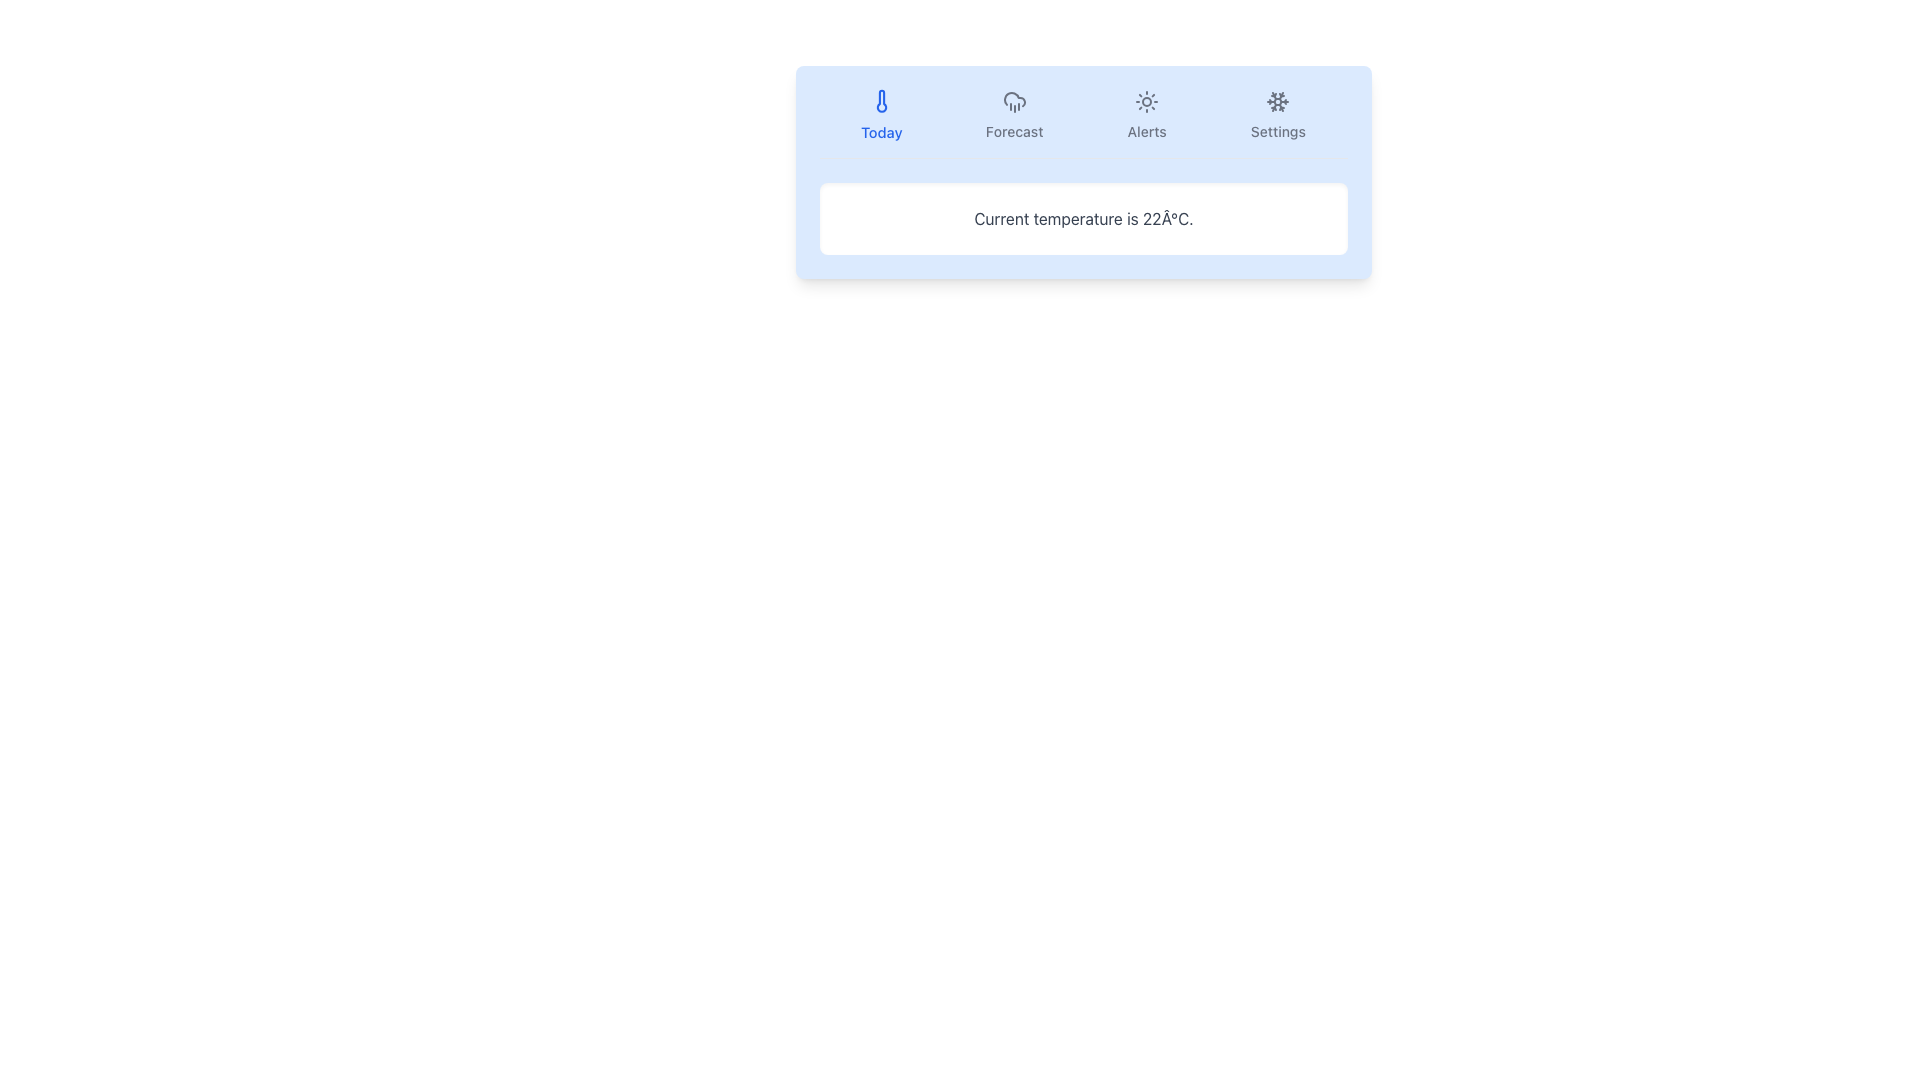 This screenshot has width=1920, height=1080. What do you see at coordinates (1083, 219) in the screenshot?
I see `text displayed in the informational text box that shows 'Current temperature is 22°C.'` at bounding box center [1083, 219].